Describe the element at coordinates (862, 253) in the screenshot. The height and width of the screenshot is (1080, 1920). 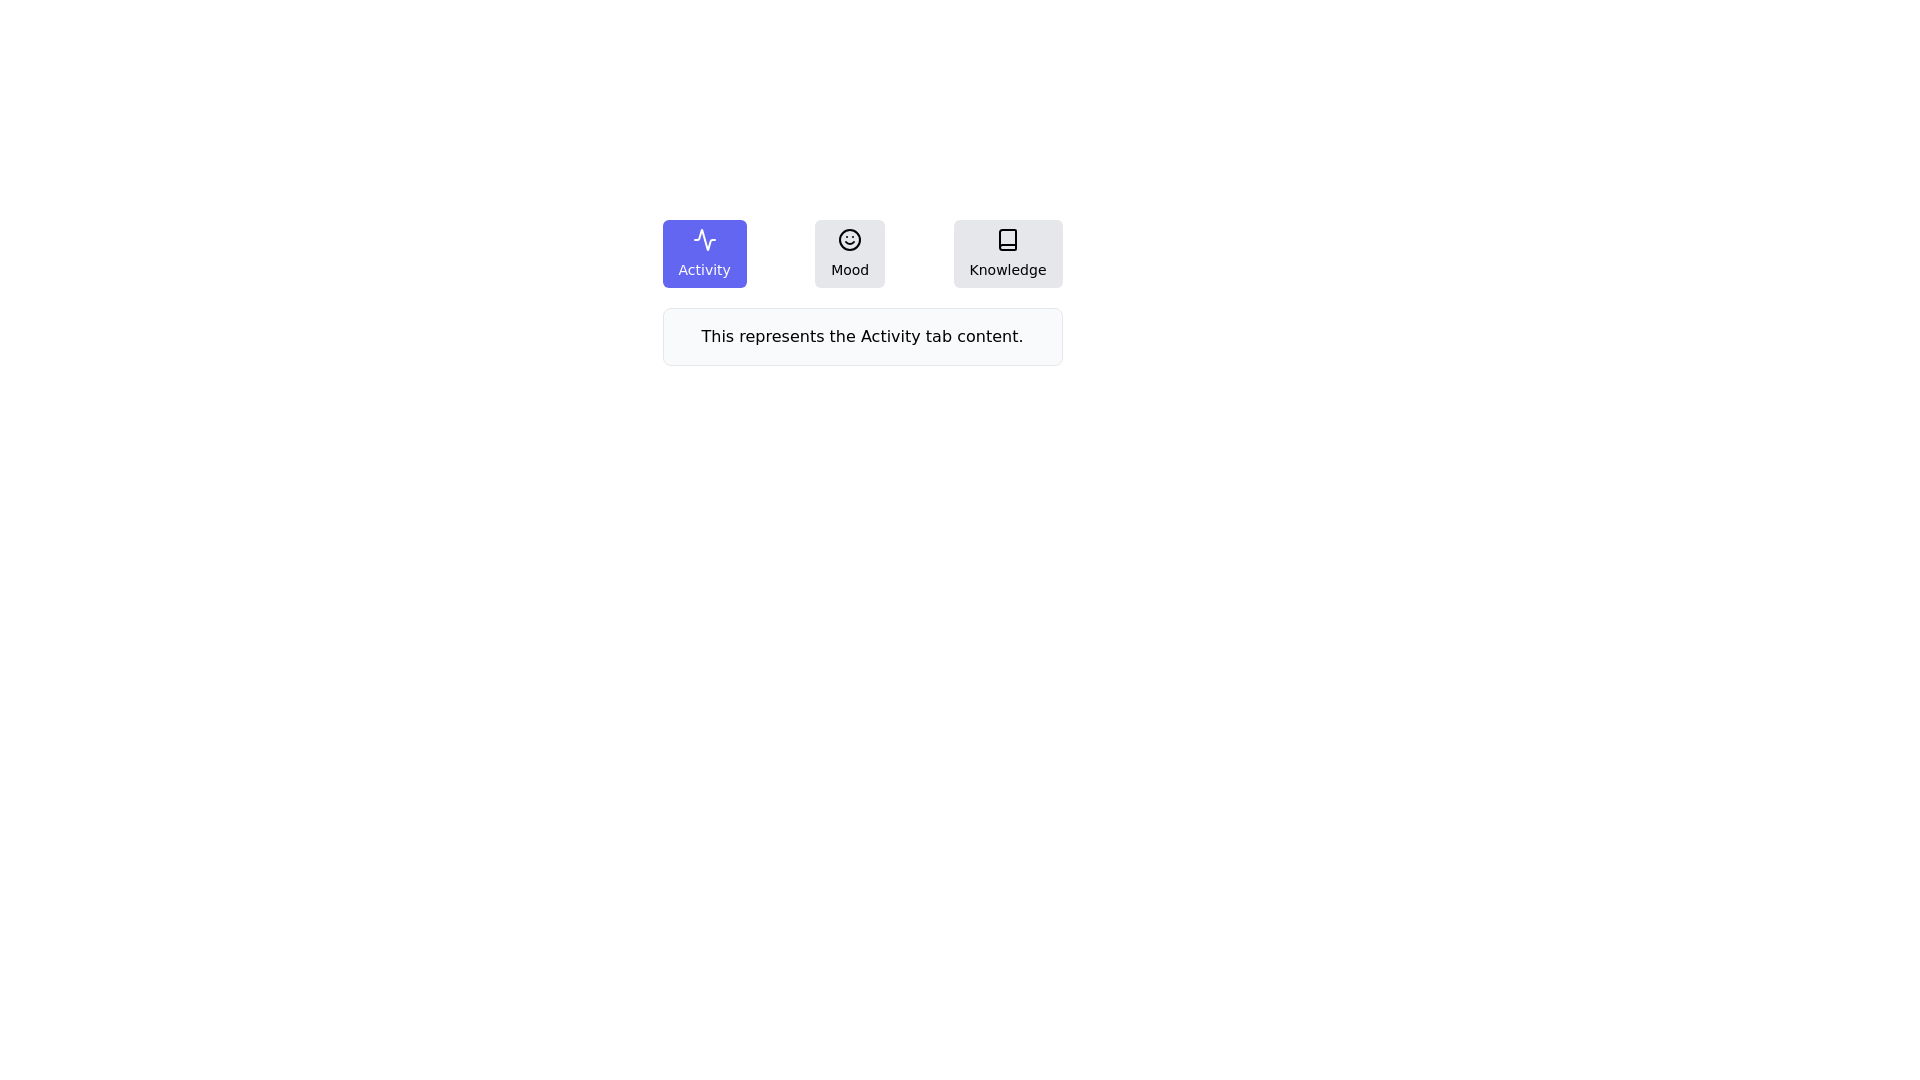
I see `the navigational button for the 'Mood' section, located at the top center of the interface, between the 'Activity' and 'Knowledge' sections` at that location.